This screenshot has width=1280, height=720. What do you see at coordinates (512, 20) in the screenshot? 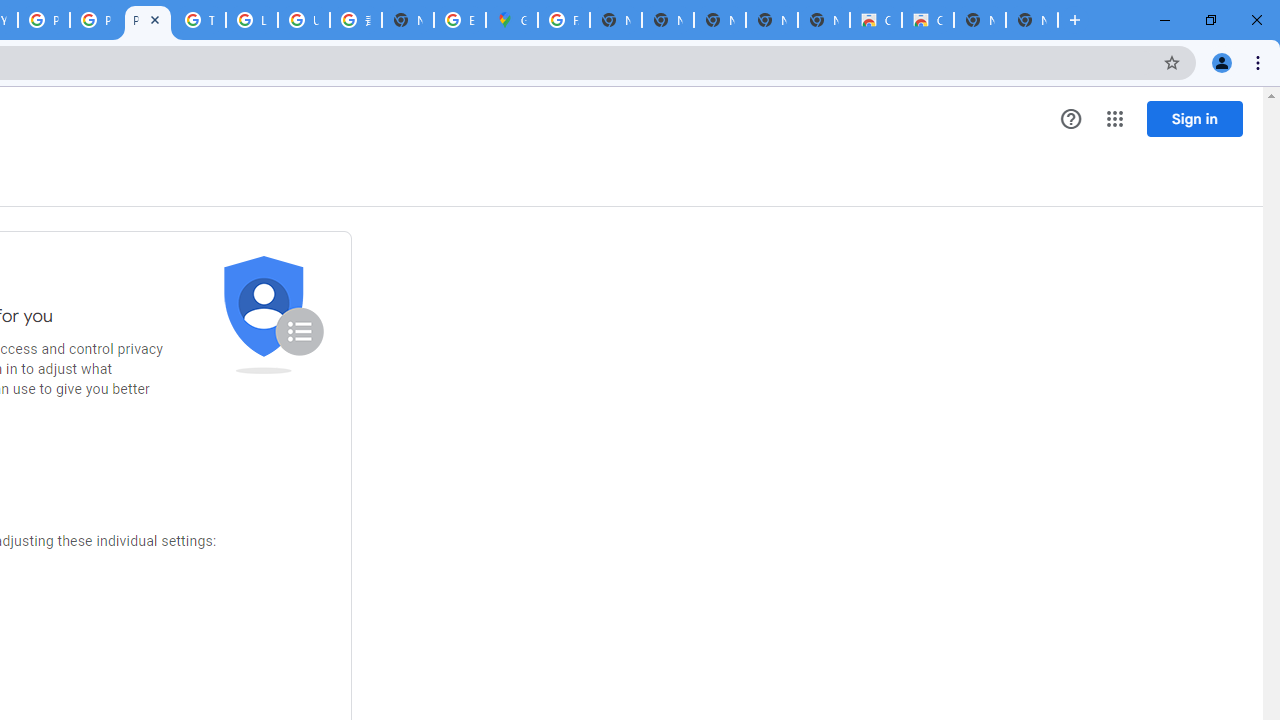
I see `'Google Maps'` at bounding box center [512, 20].